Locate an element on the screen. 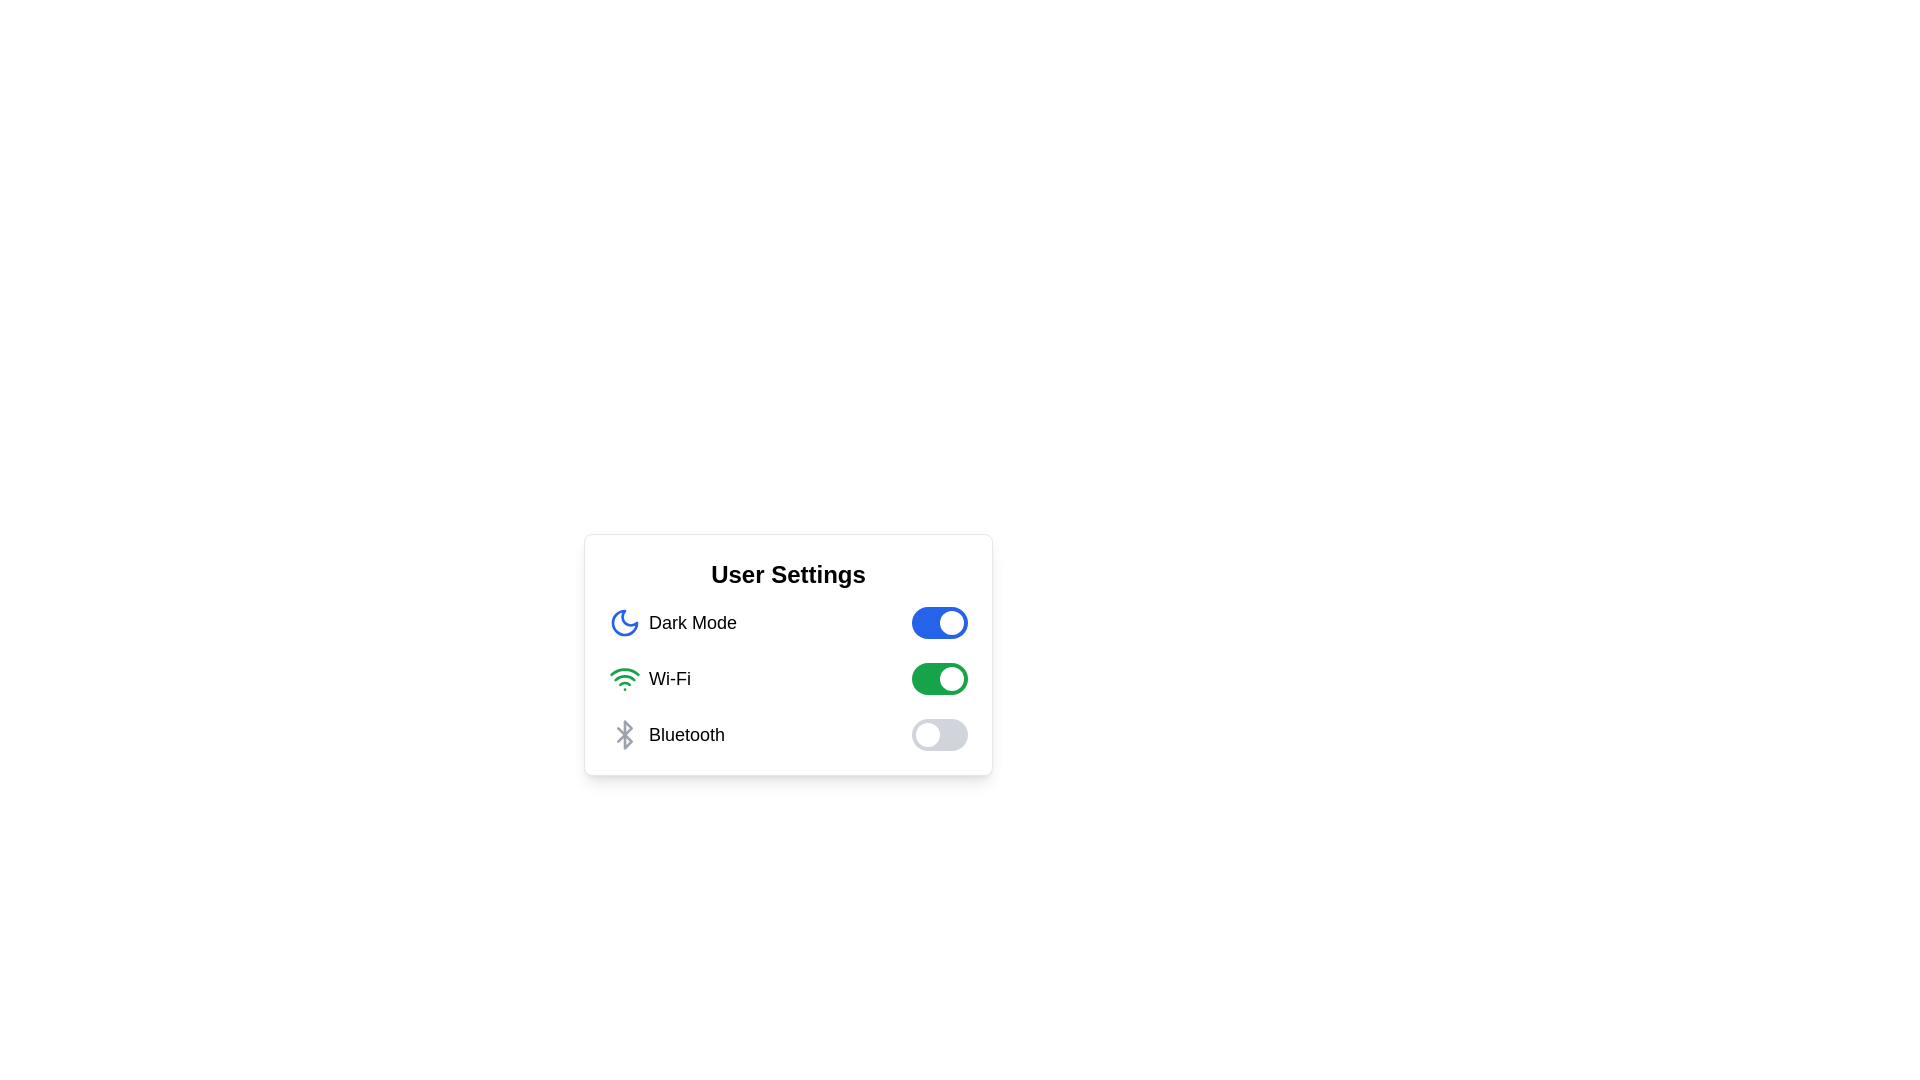 The image size is (1920, 1080). the Wi-Fi setting text label for reading is located at coordinates (649, 677).